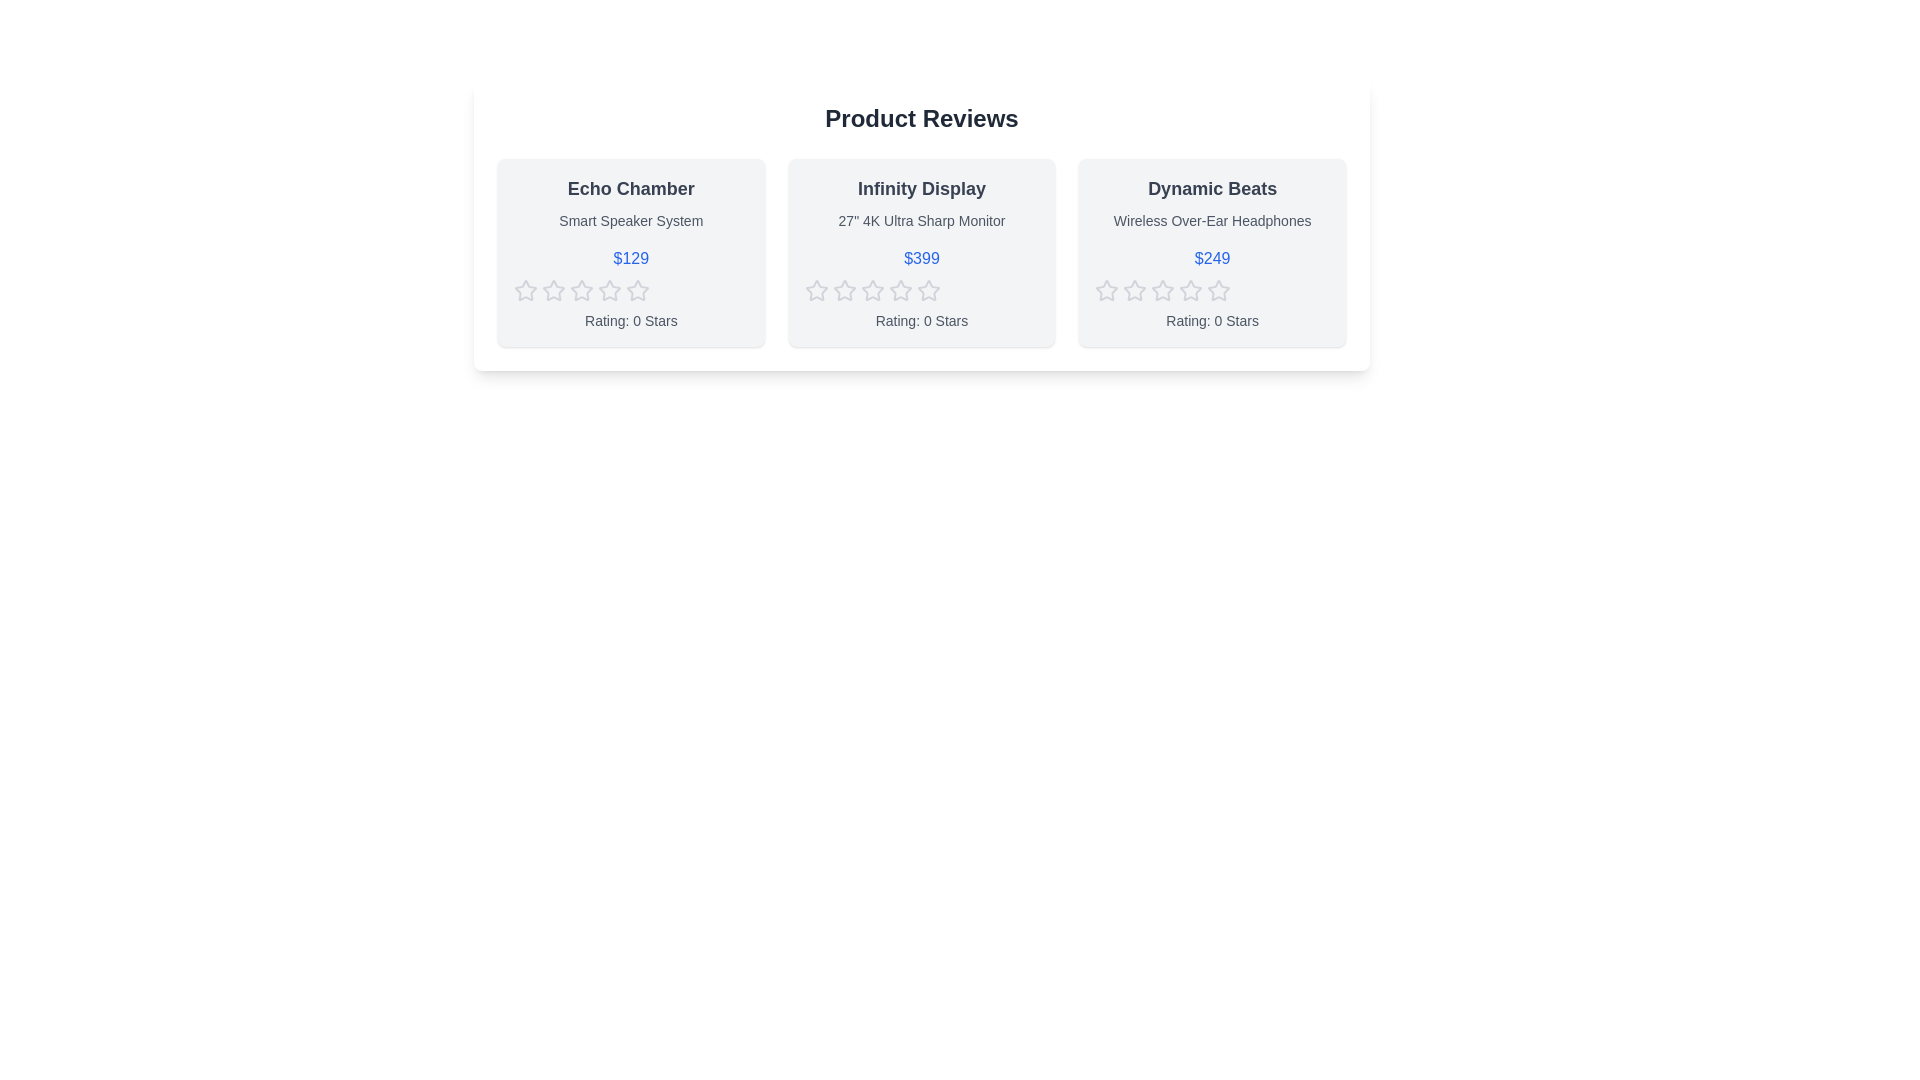  Describe the element at coordinates (608, 290) in the screenshot. I see `the fifth star in the interactive star rating component to assign a rating for the product 'Echo Chamber'` at that location.